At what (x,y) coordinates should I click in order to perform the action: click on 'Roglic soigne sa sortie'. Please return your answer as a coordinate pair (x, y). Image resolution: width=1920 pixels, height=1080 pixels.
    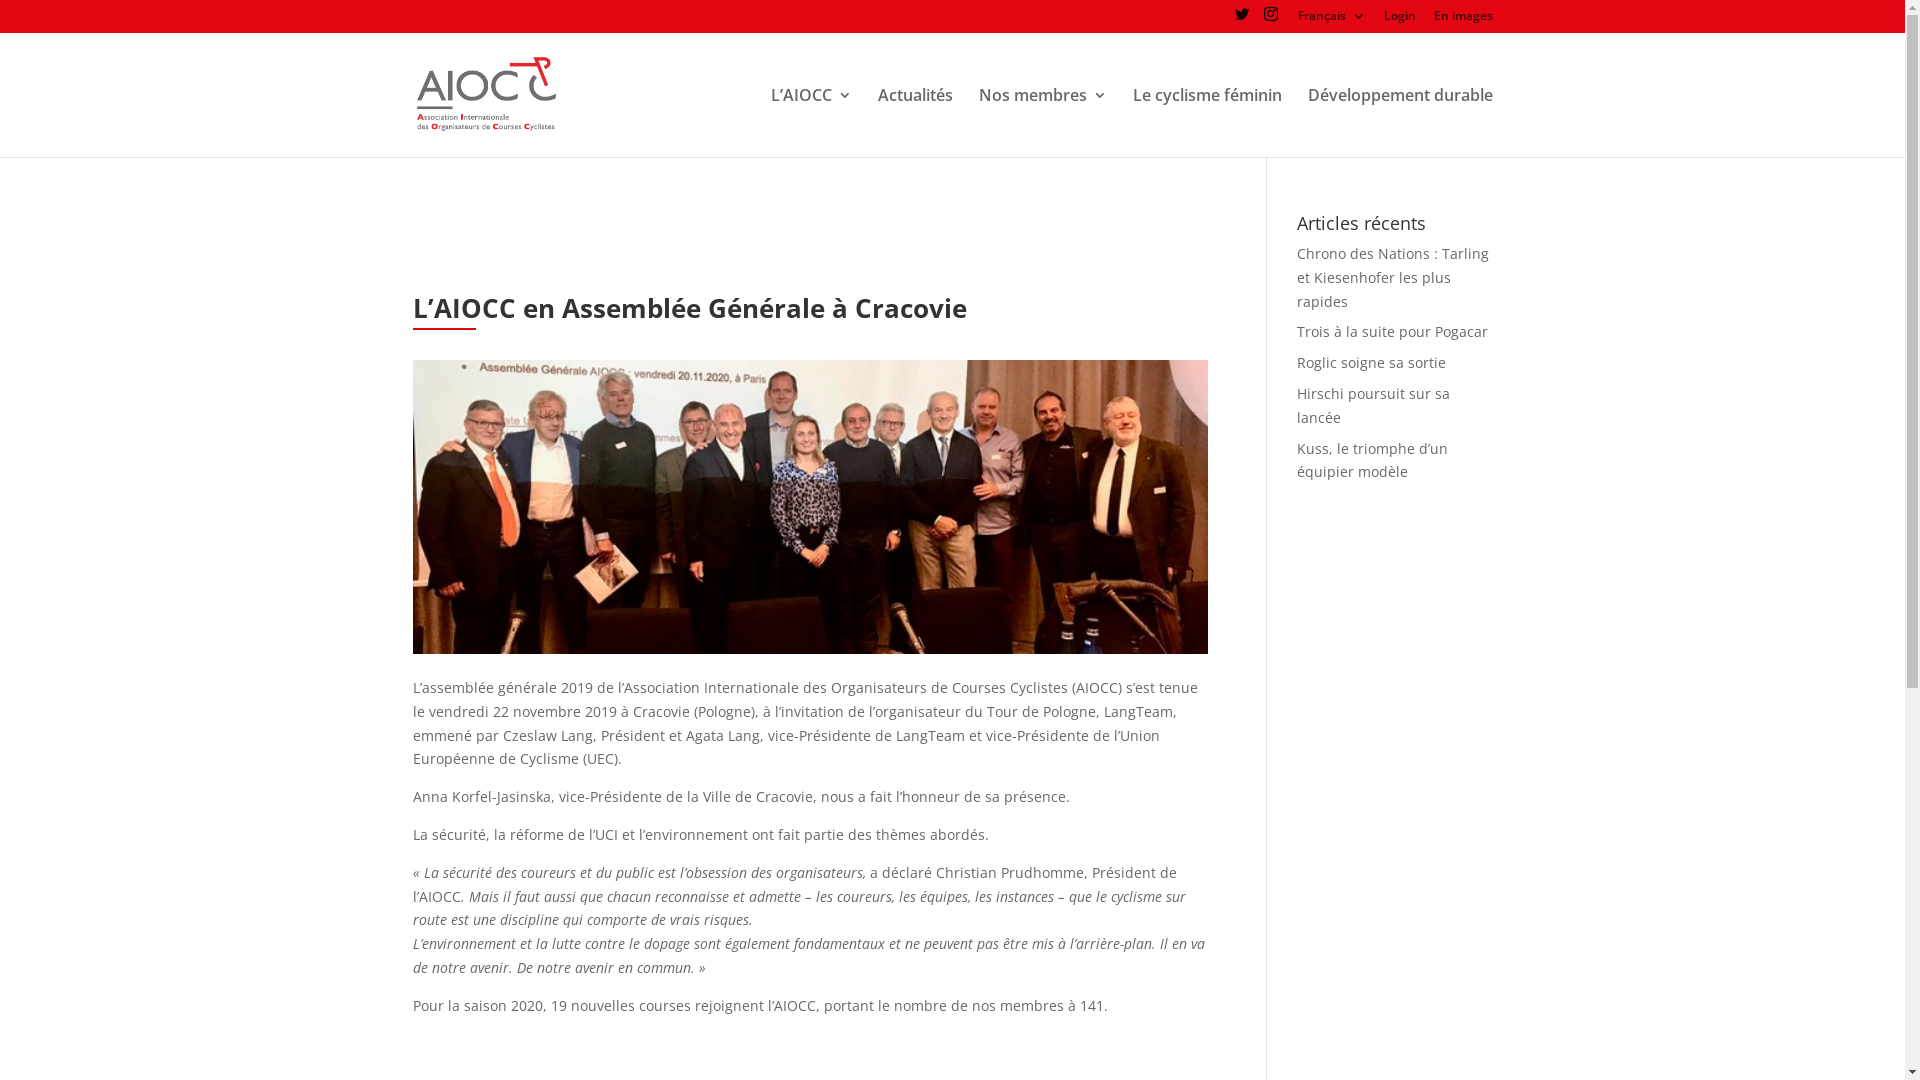
    Looking at the image, I should click on (1370, 362).